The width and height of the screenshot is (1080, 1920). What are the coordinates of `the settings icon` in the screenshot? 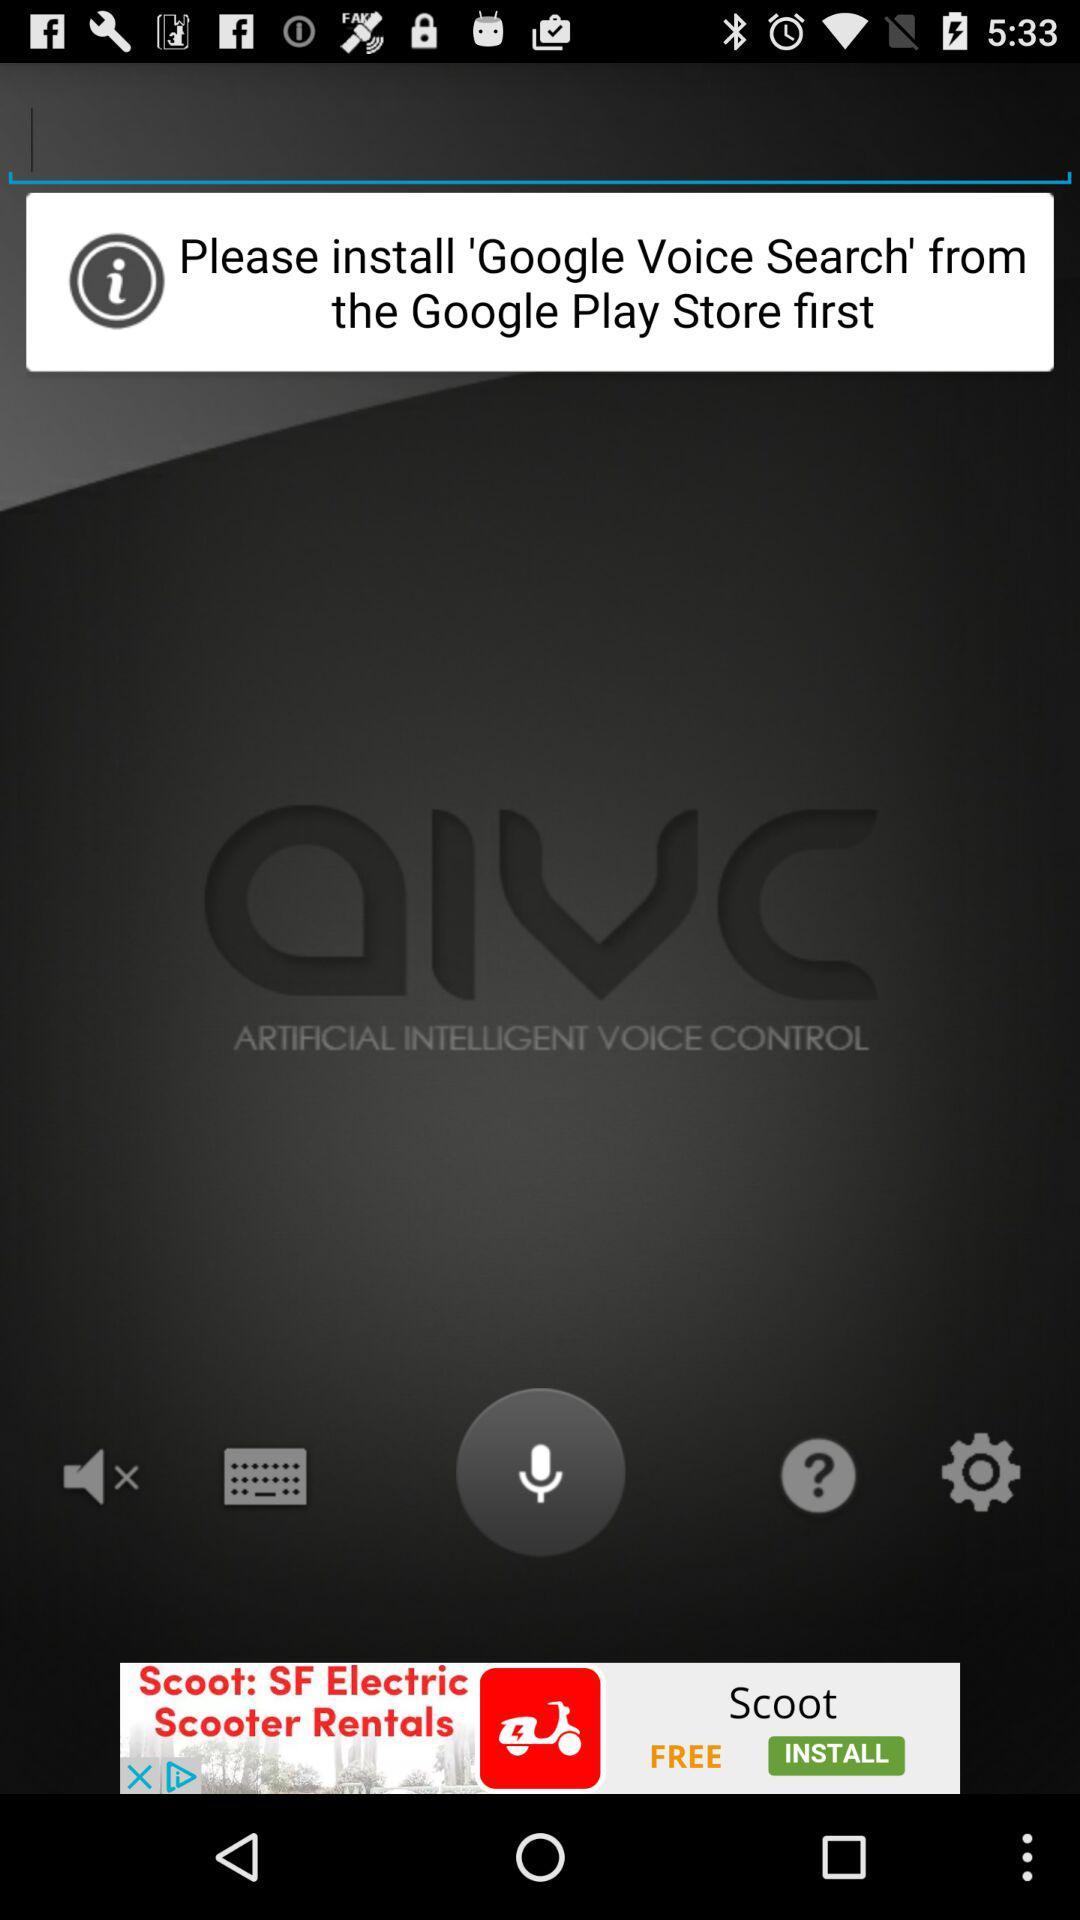 It's located at (980, 1575).